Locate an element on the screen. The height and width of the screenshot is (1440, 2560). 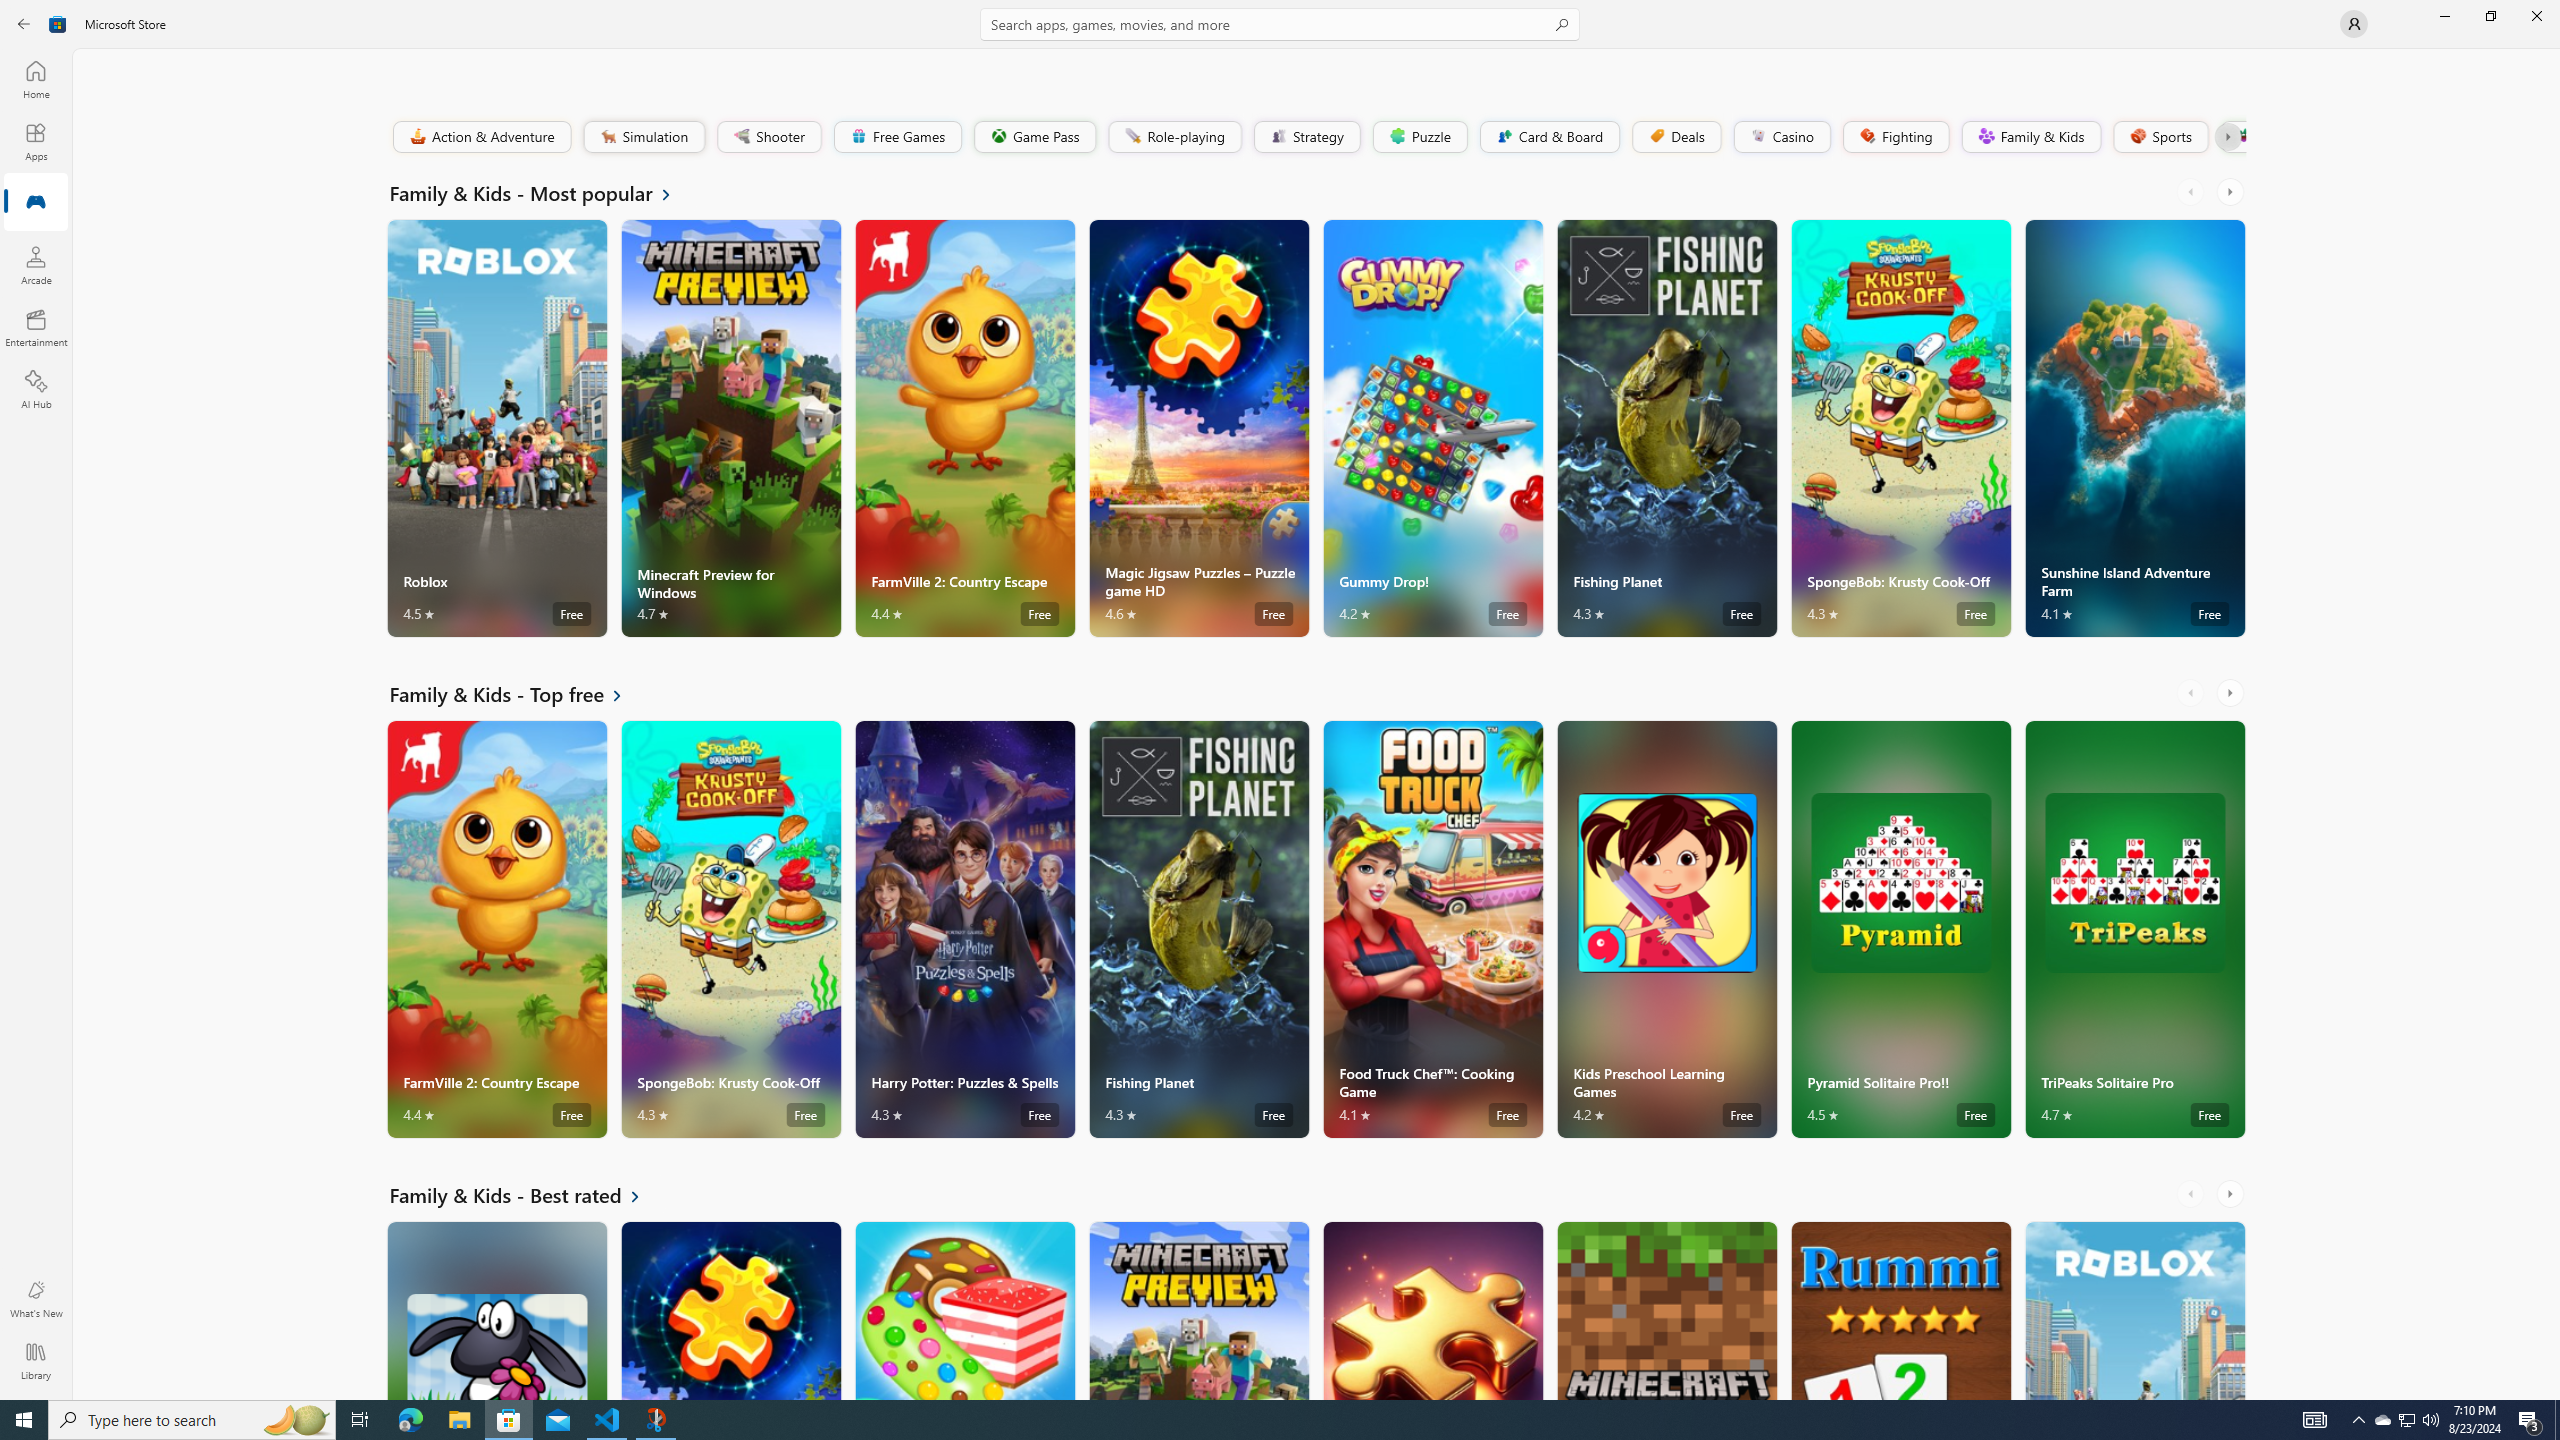
'Gummy Drop!. Average rating of 4.2 out of five stars. Free  ' is located at coordinates (1431, 428).